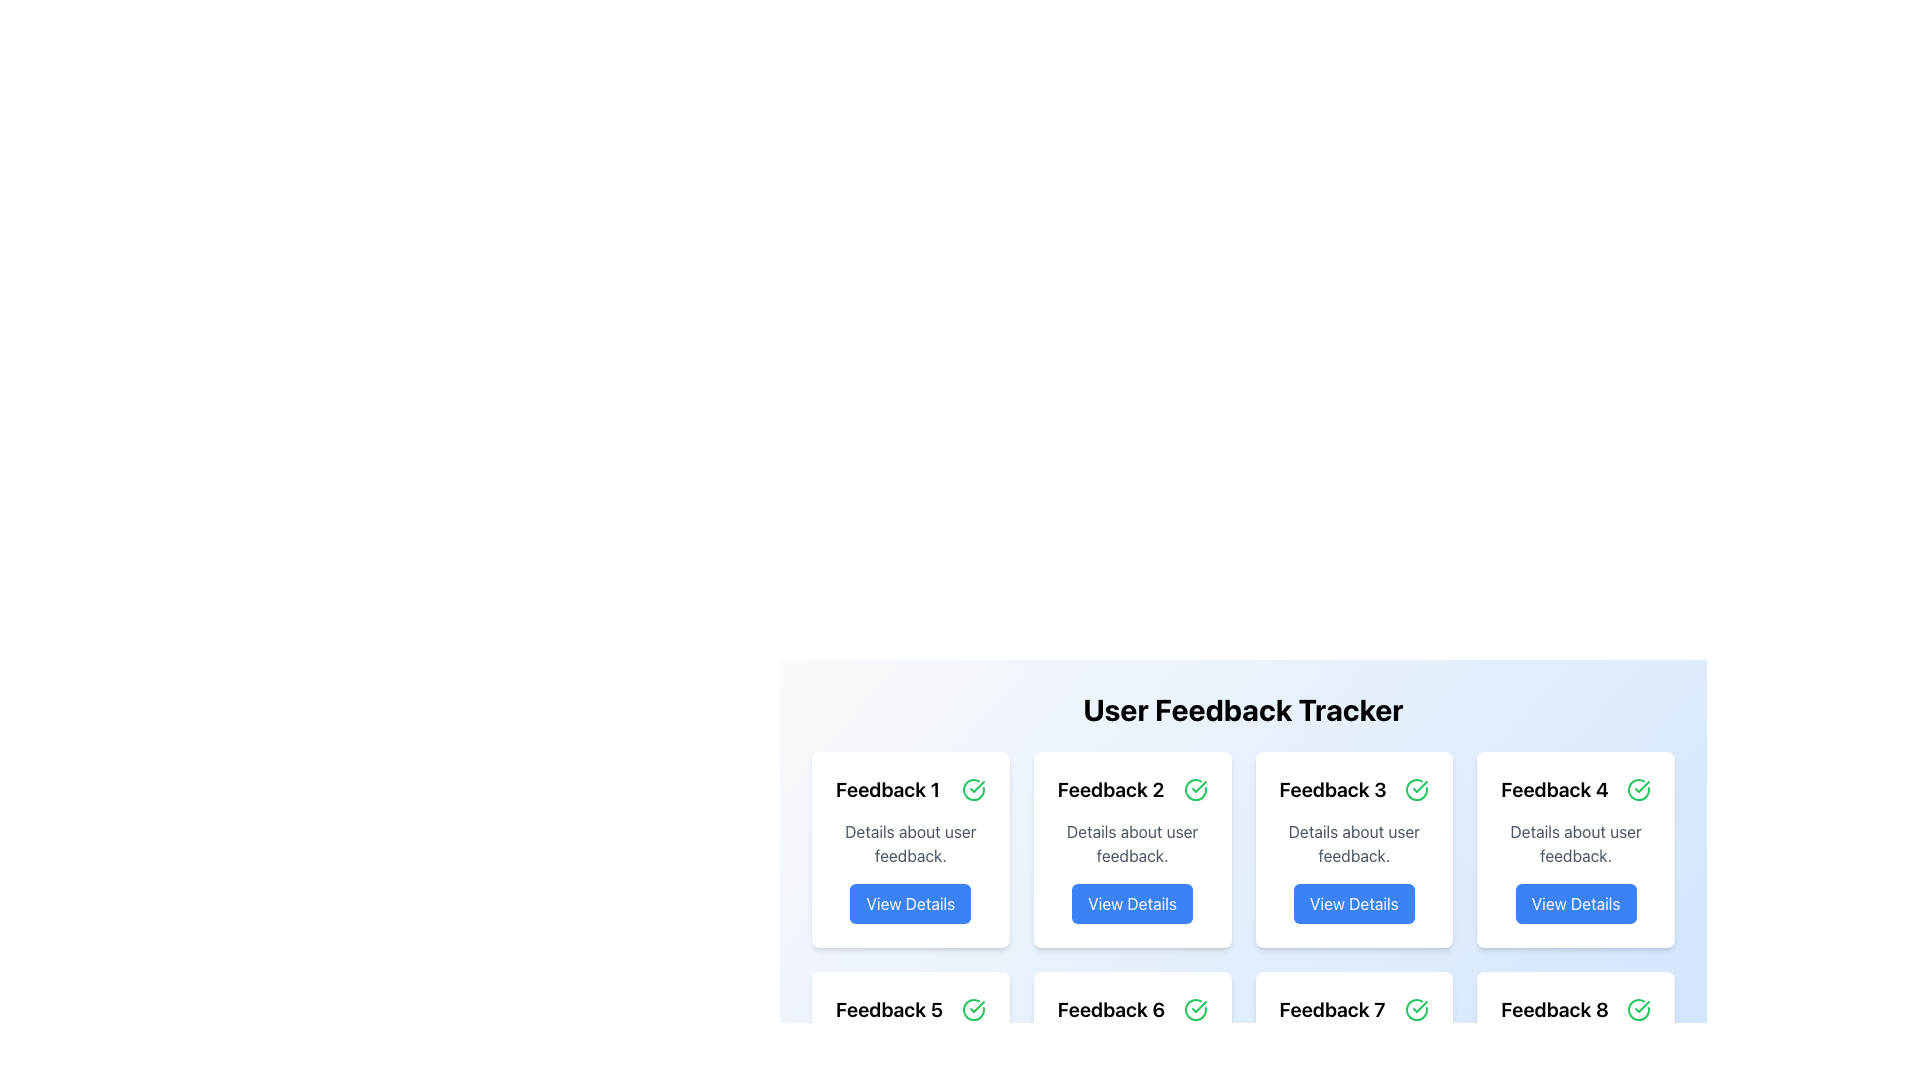 The width and height of the screenshot is (1920, 1080). Describe the element at coordinates (1195, 789) in the screenshot. I see `the status represented by the green checkmark icon located in the 'Feedback 2' section, positioned at the far right of the section` at that location.